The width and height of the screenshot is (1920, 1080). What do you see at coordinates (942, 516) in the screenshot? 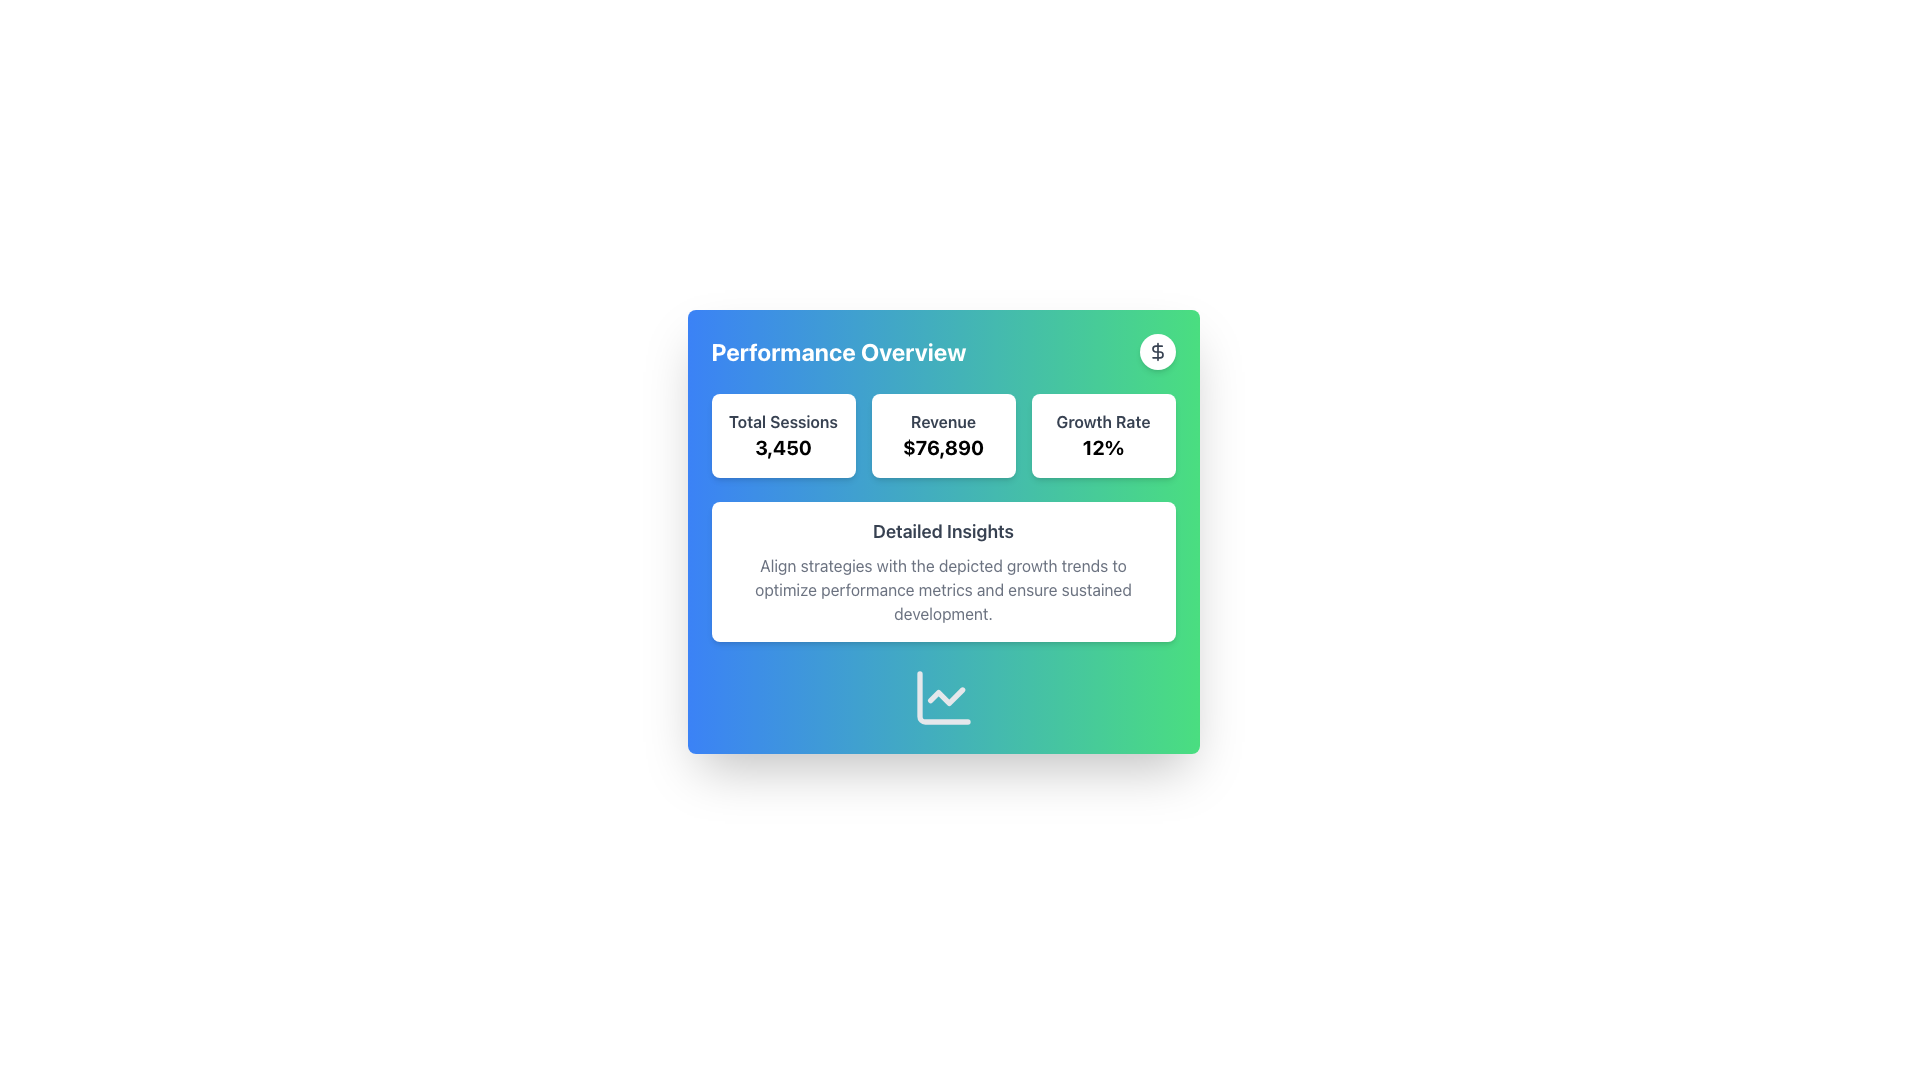
I see `the Information Box featuring 'Detailed Insights' with a white background and rounded corners, positioned centrally below the data cards` at bounding box center [942, 516].